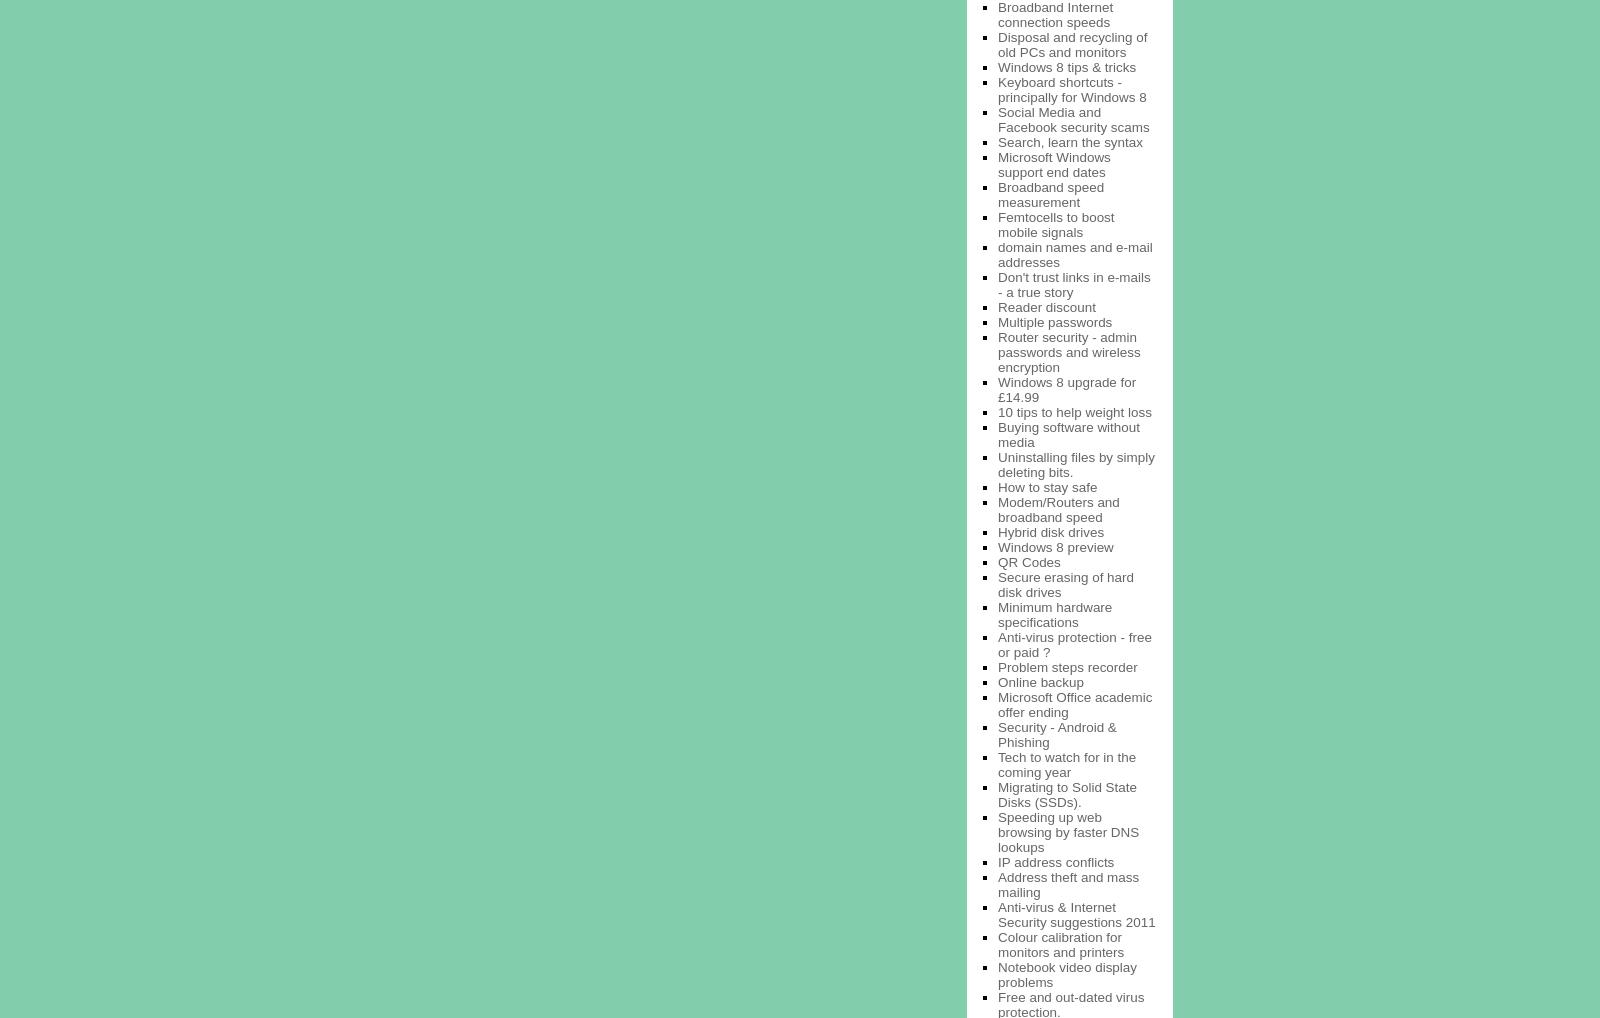  I want to click on 'Social Media and Facebook security scams', so click(1073, 118).